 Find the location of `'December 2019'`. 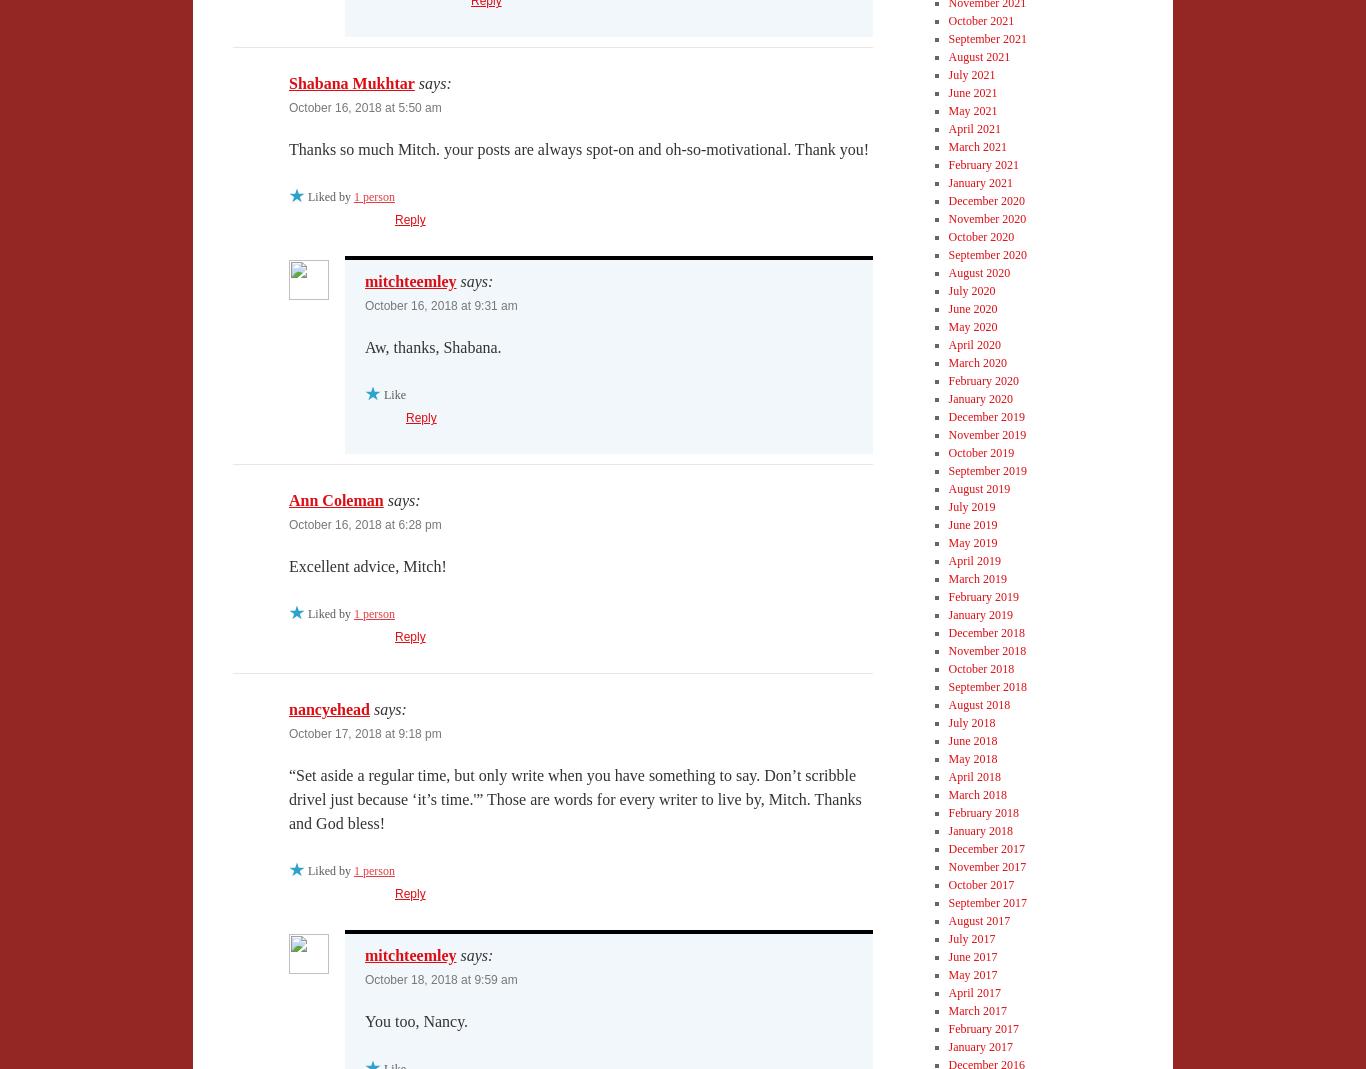

'December 2019' is located at coordinates (985, 415).